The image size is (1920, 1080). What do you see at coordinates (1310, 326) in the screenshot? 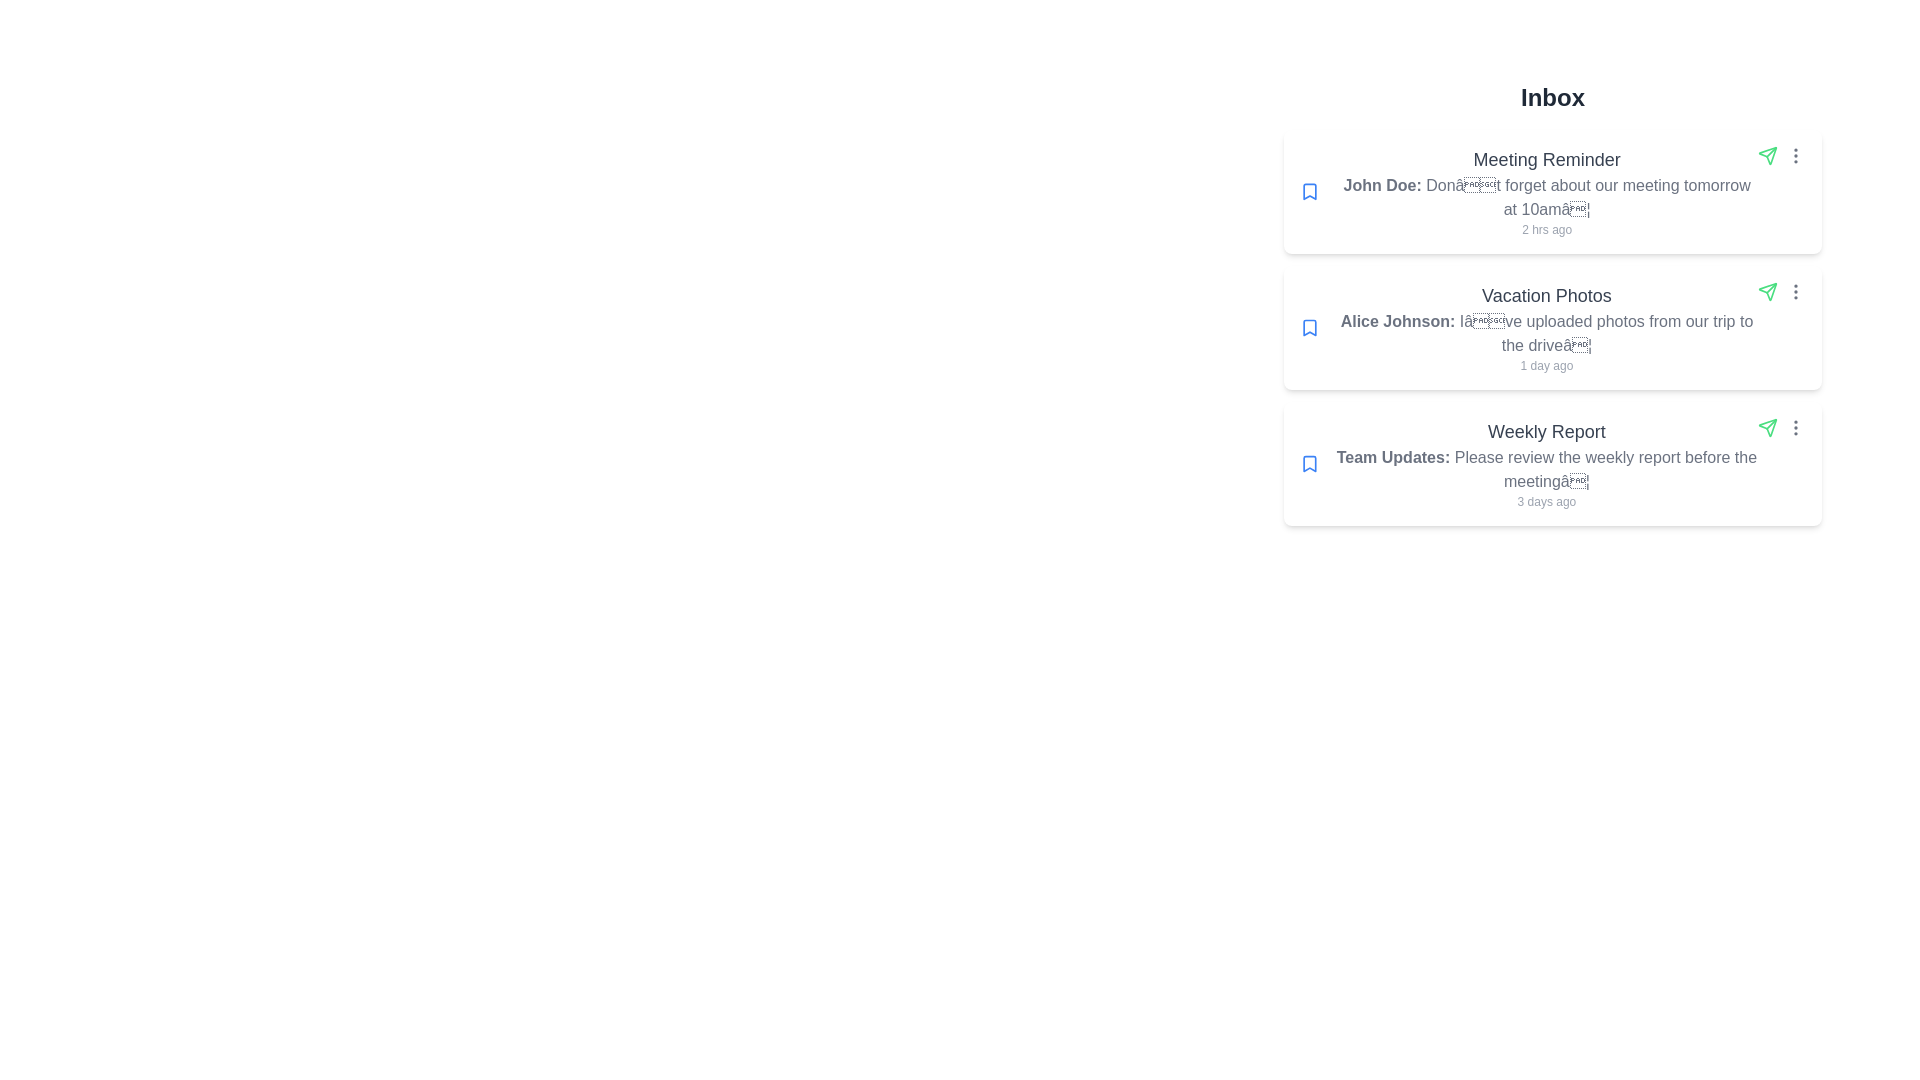
I see `bookmark icon for the message with subject Vacation Photos` at bounding box center [1310, 326].